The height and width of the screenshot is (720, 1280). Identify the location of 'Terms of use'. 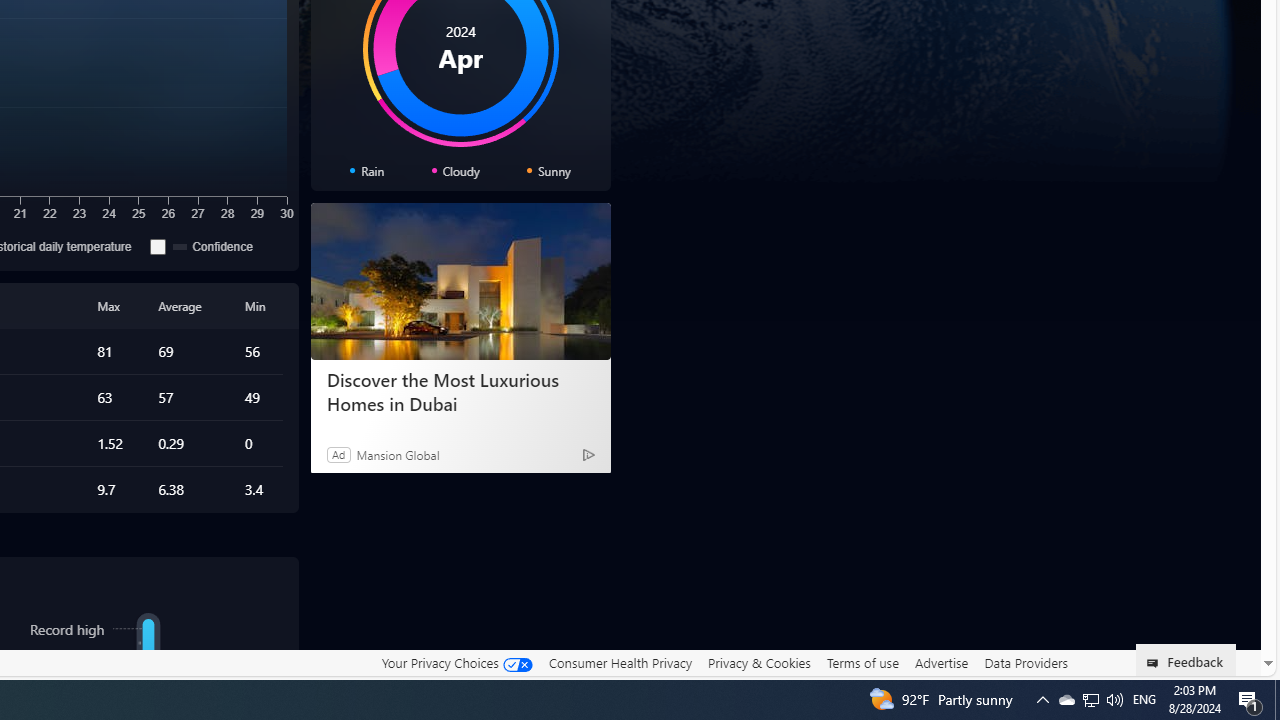
(862, 662).